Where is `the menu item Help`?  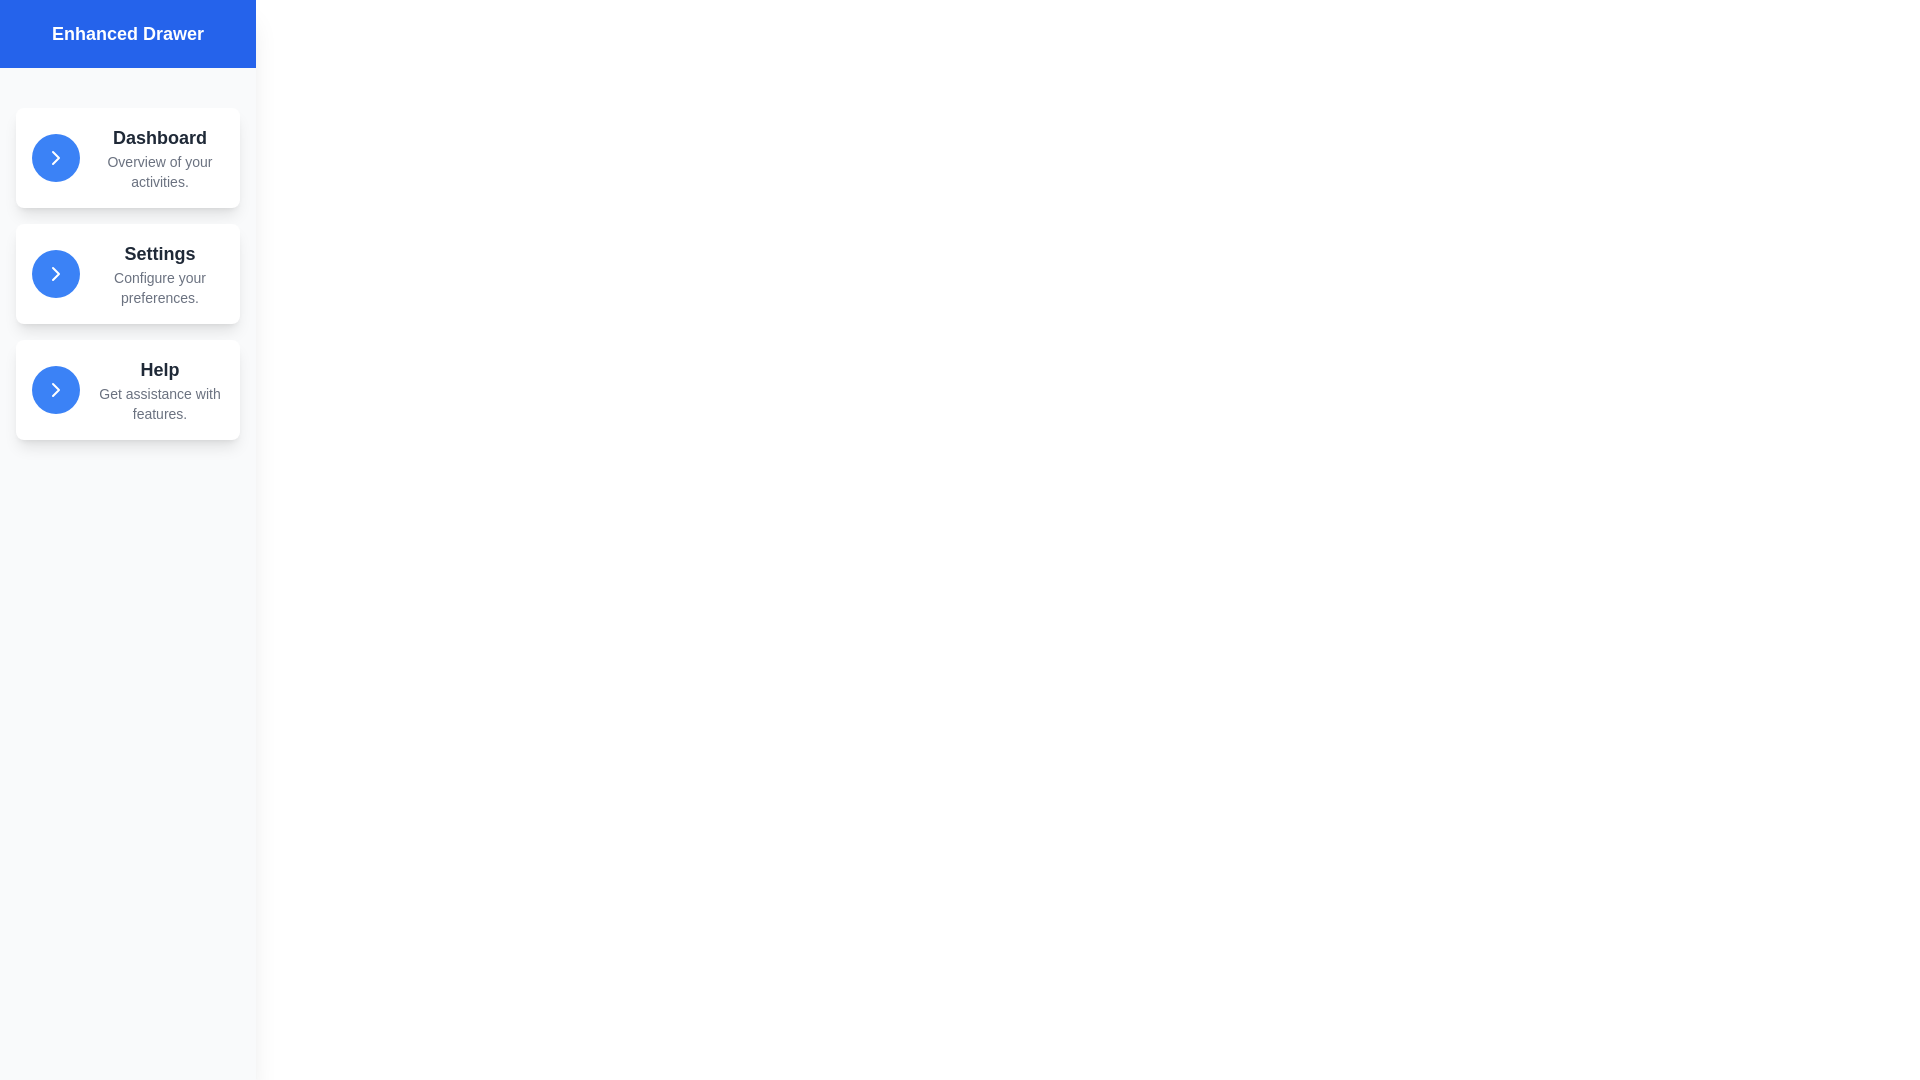 the menu item Help is located at coordinates (127, 389).